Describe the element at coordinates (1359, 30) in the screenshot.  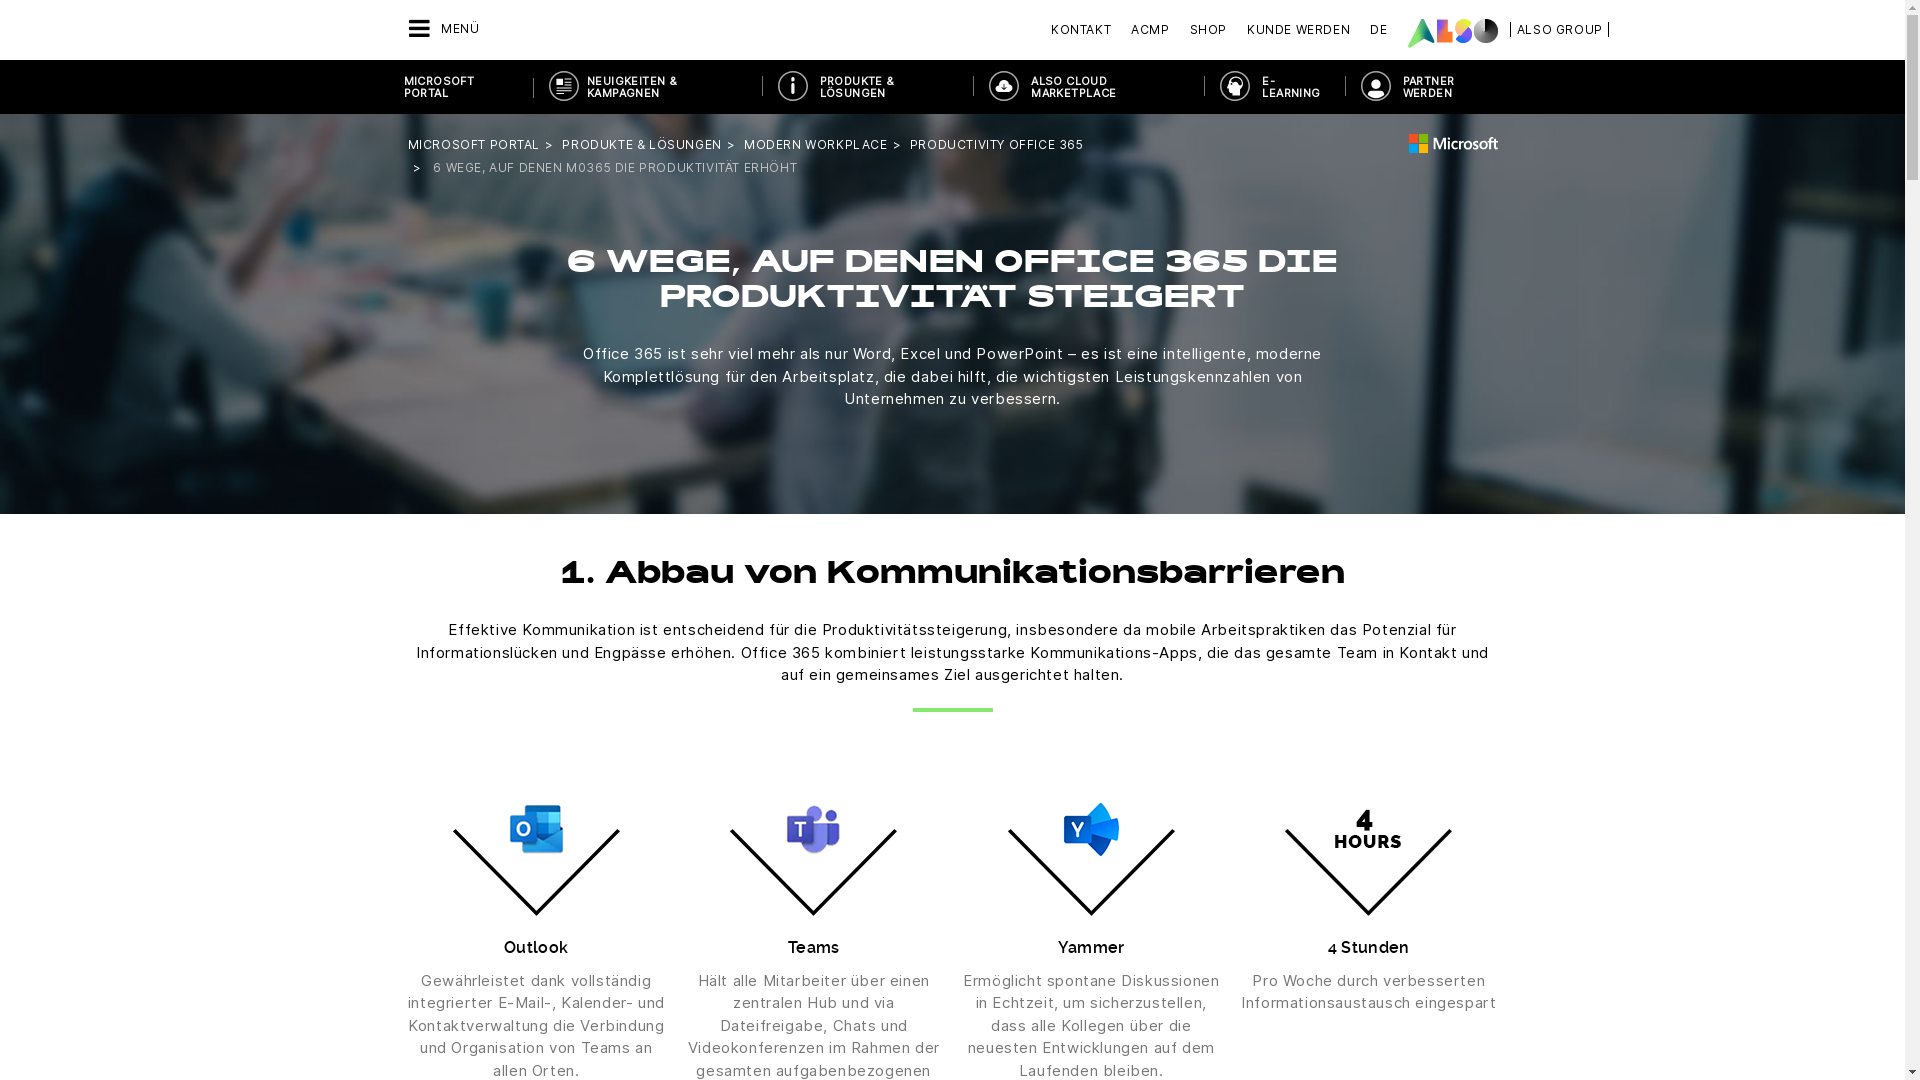
I see `'DE'` at that location.